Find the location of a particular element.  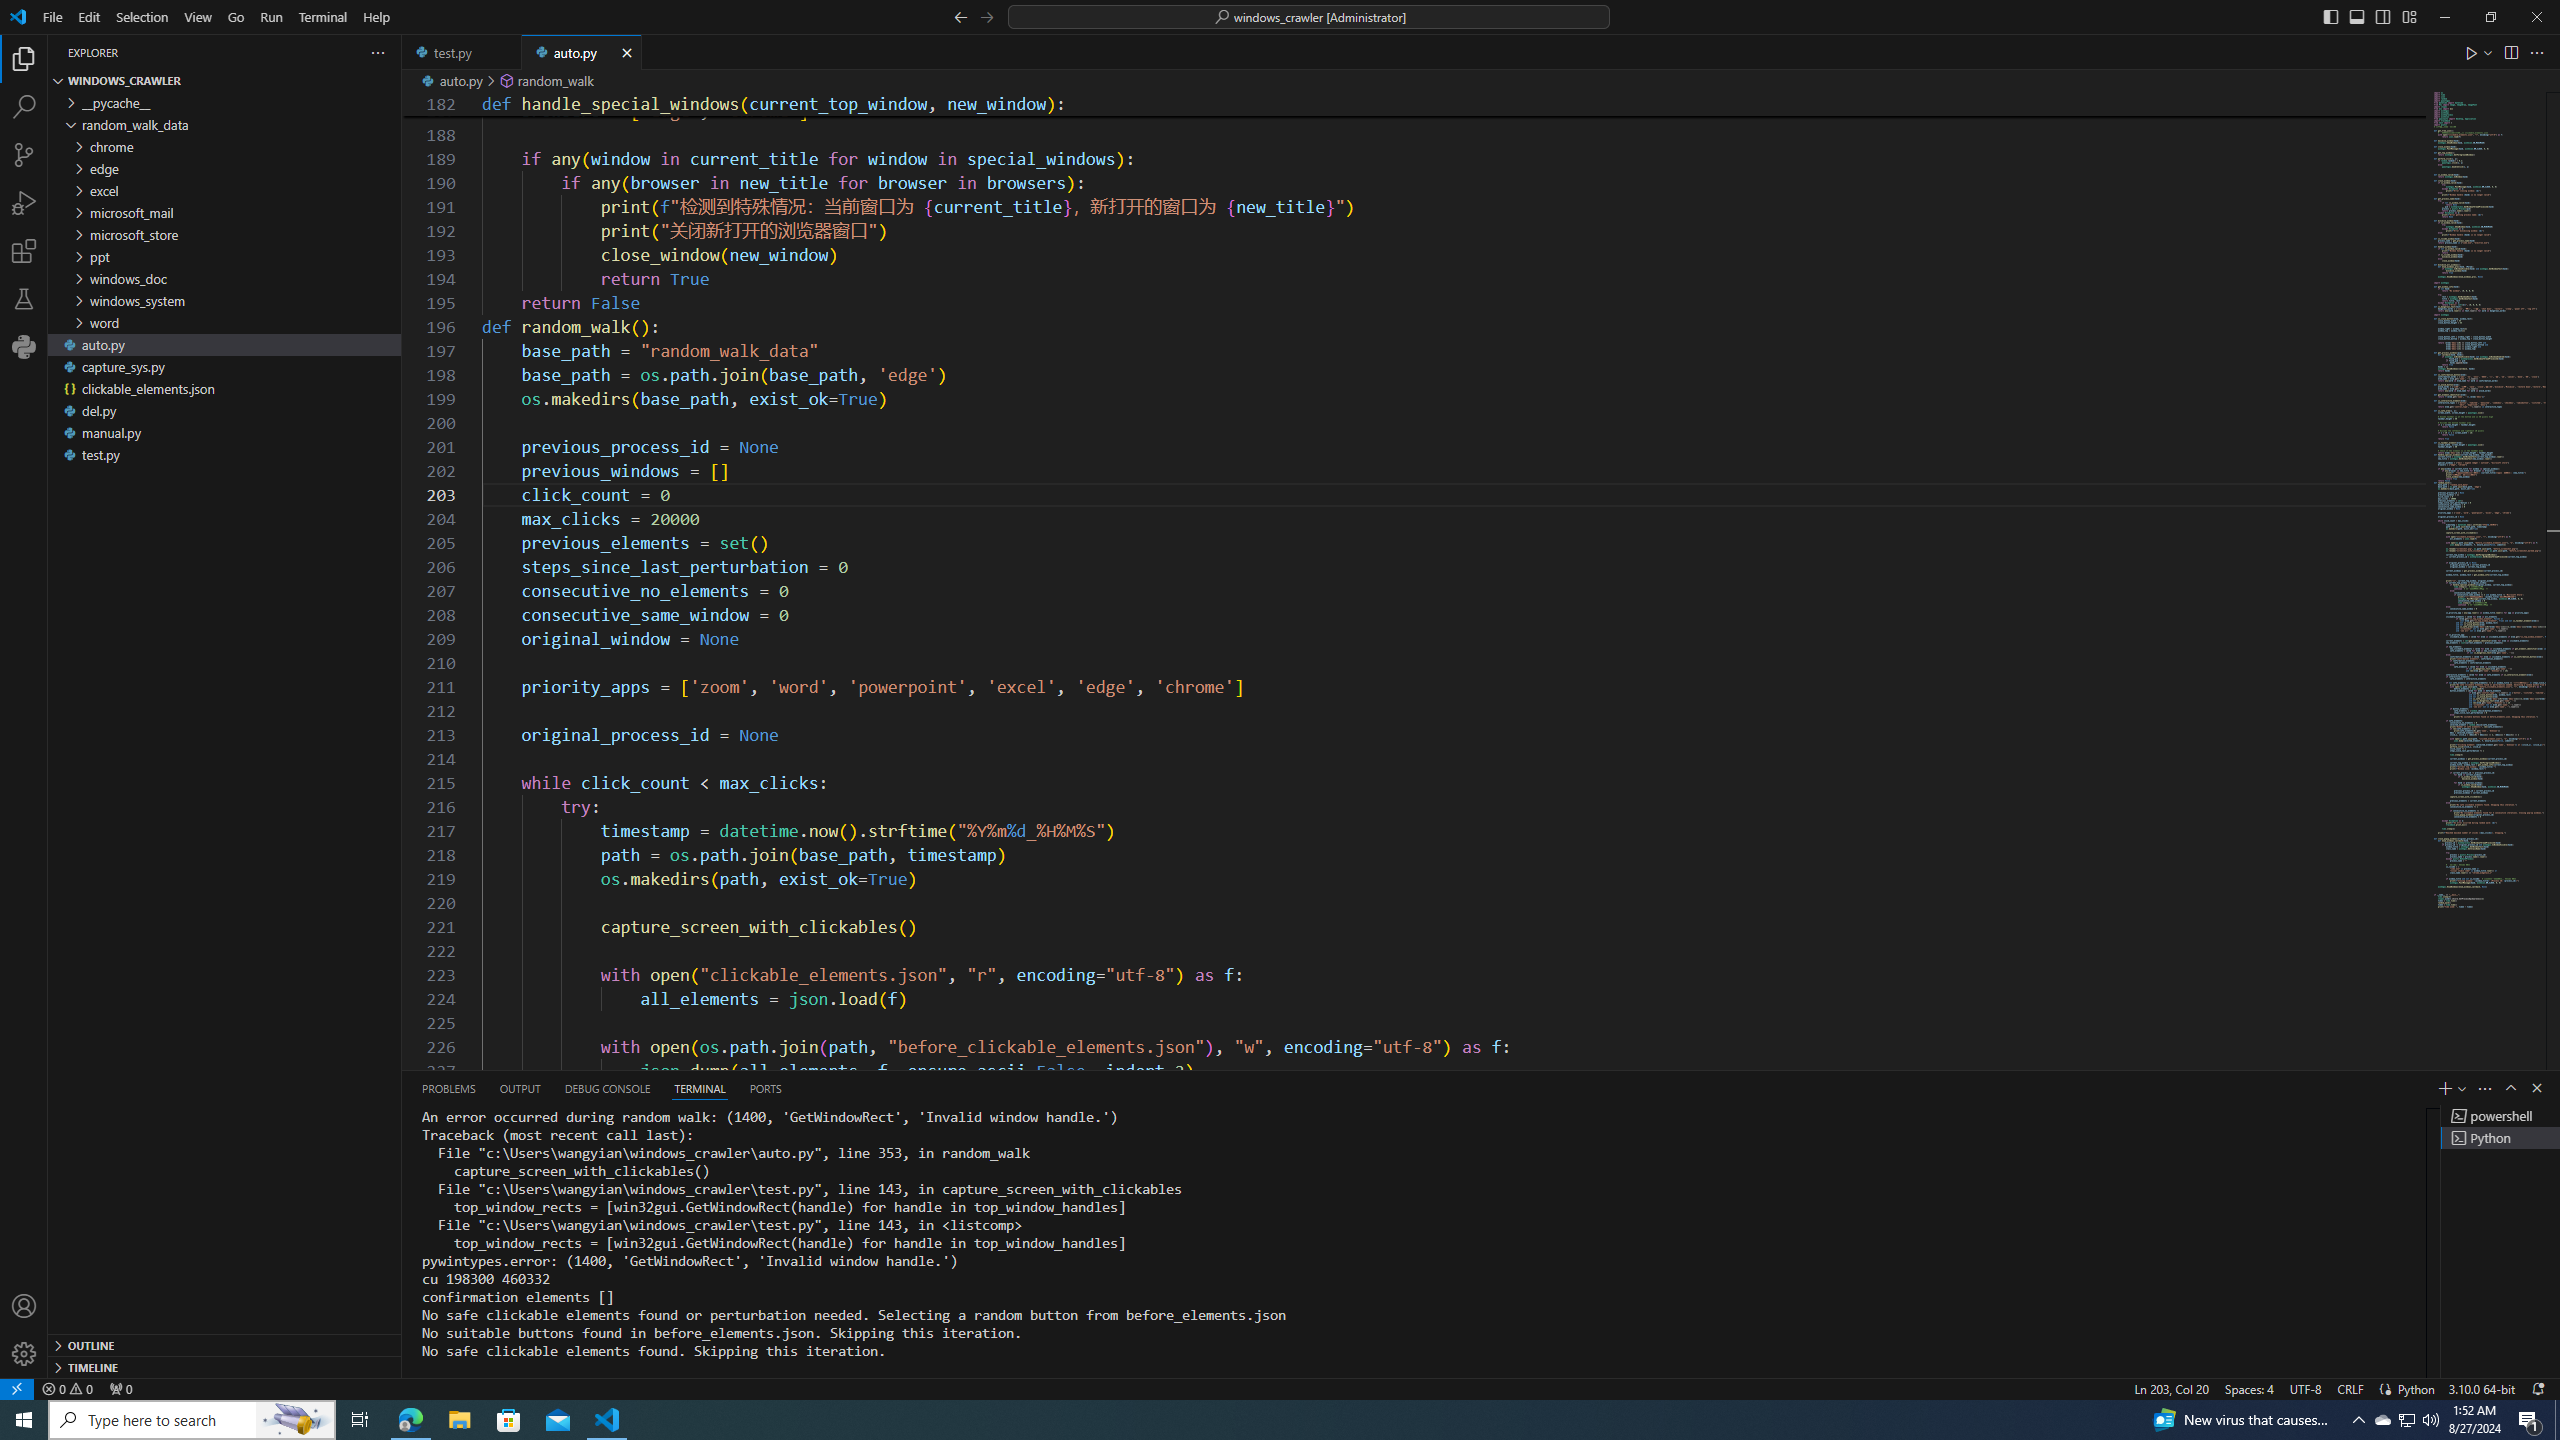

'Explorer Section: windows_crawler' is located at coordinates (224, 80).